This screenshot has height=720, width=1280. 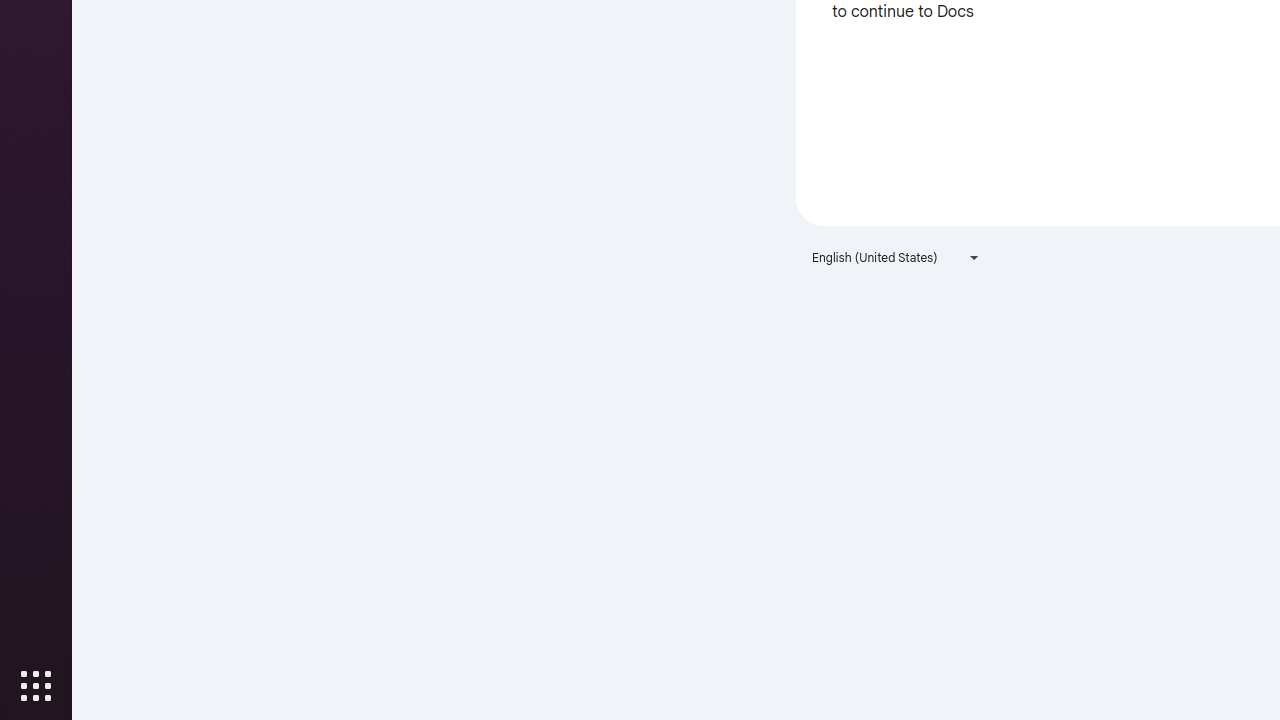 I want to click on 'Show Applications', so click(x=35, y=685).